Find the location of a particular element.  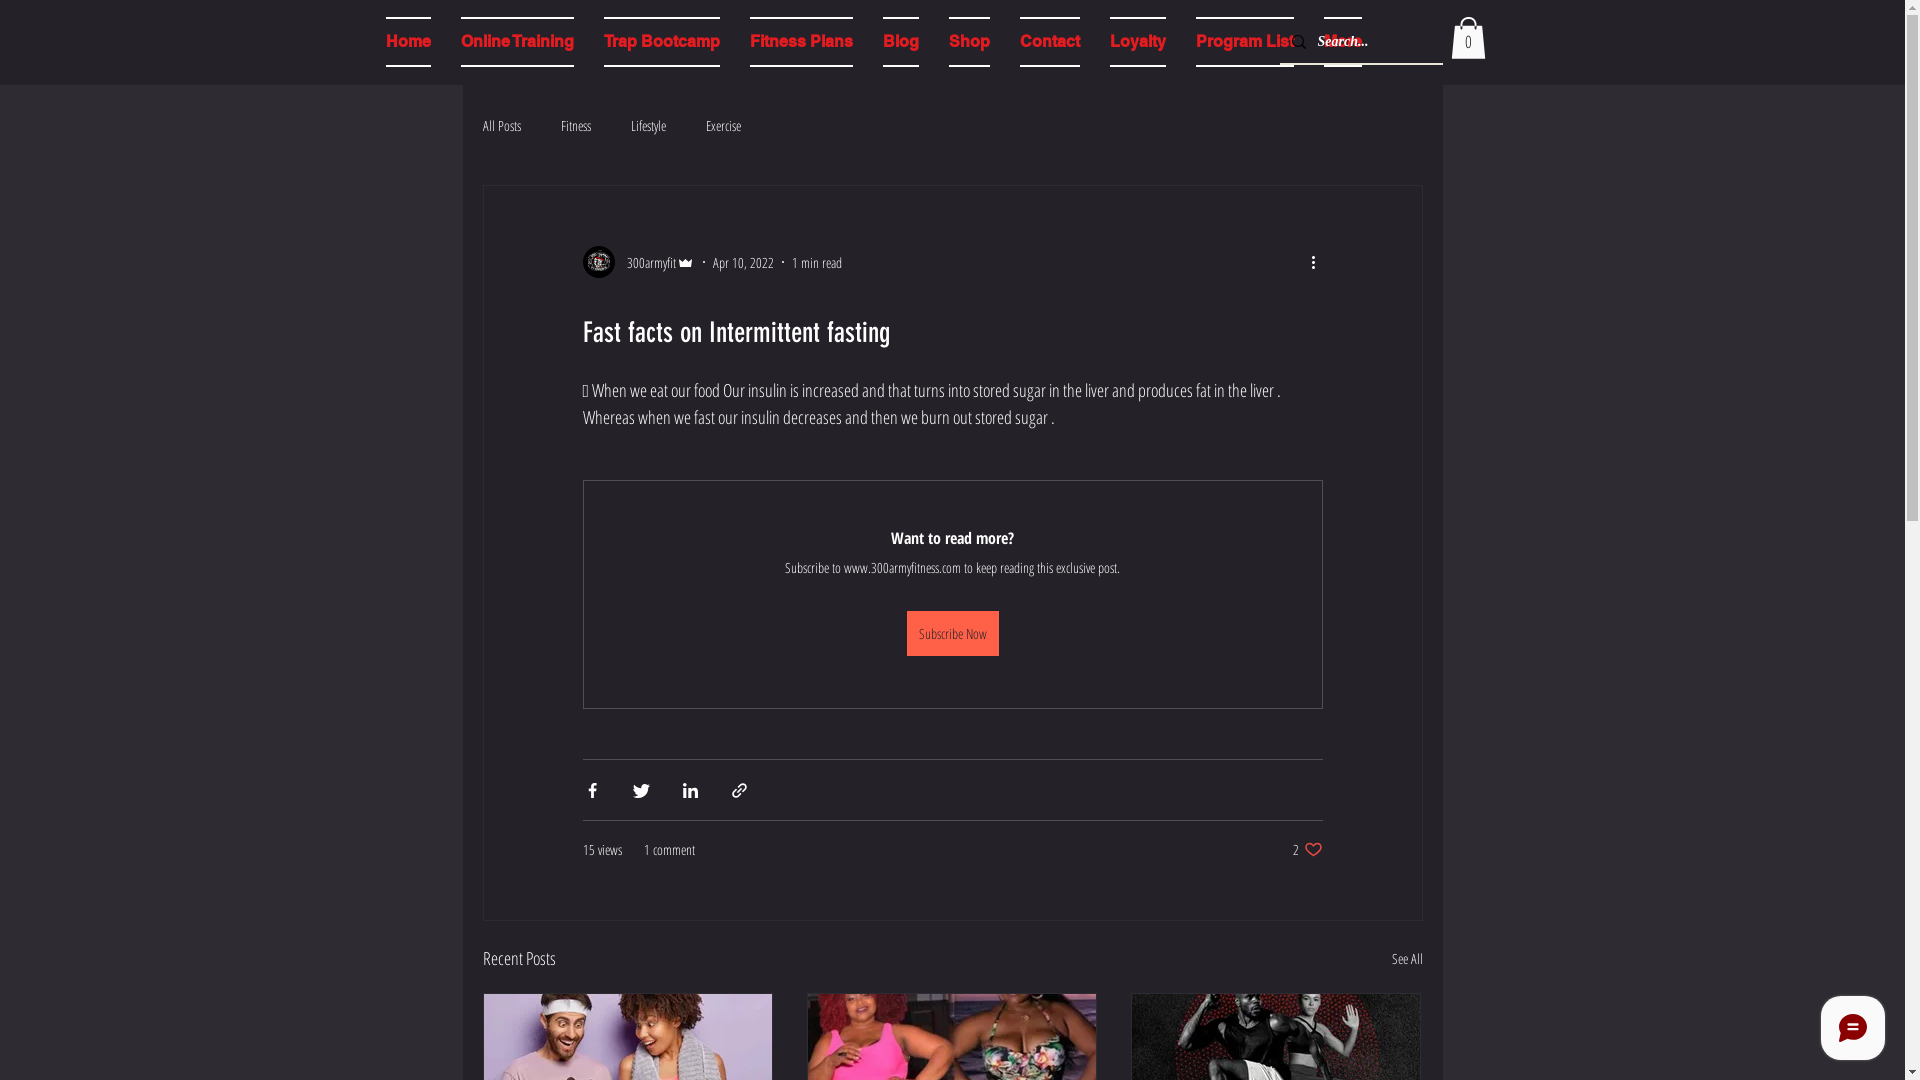

'0' is located at coordinates (1467, 38).